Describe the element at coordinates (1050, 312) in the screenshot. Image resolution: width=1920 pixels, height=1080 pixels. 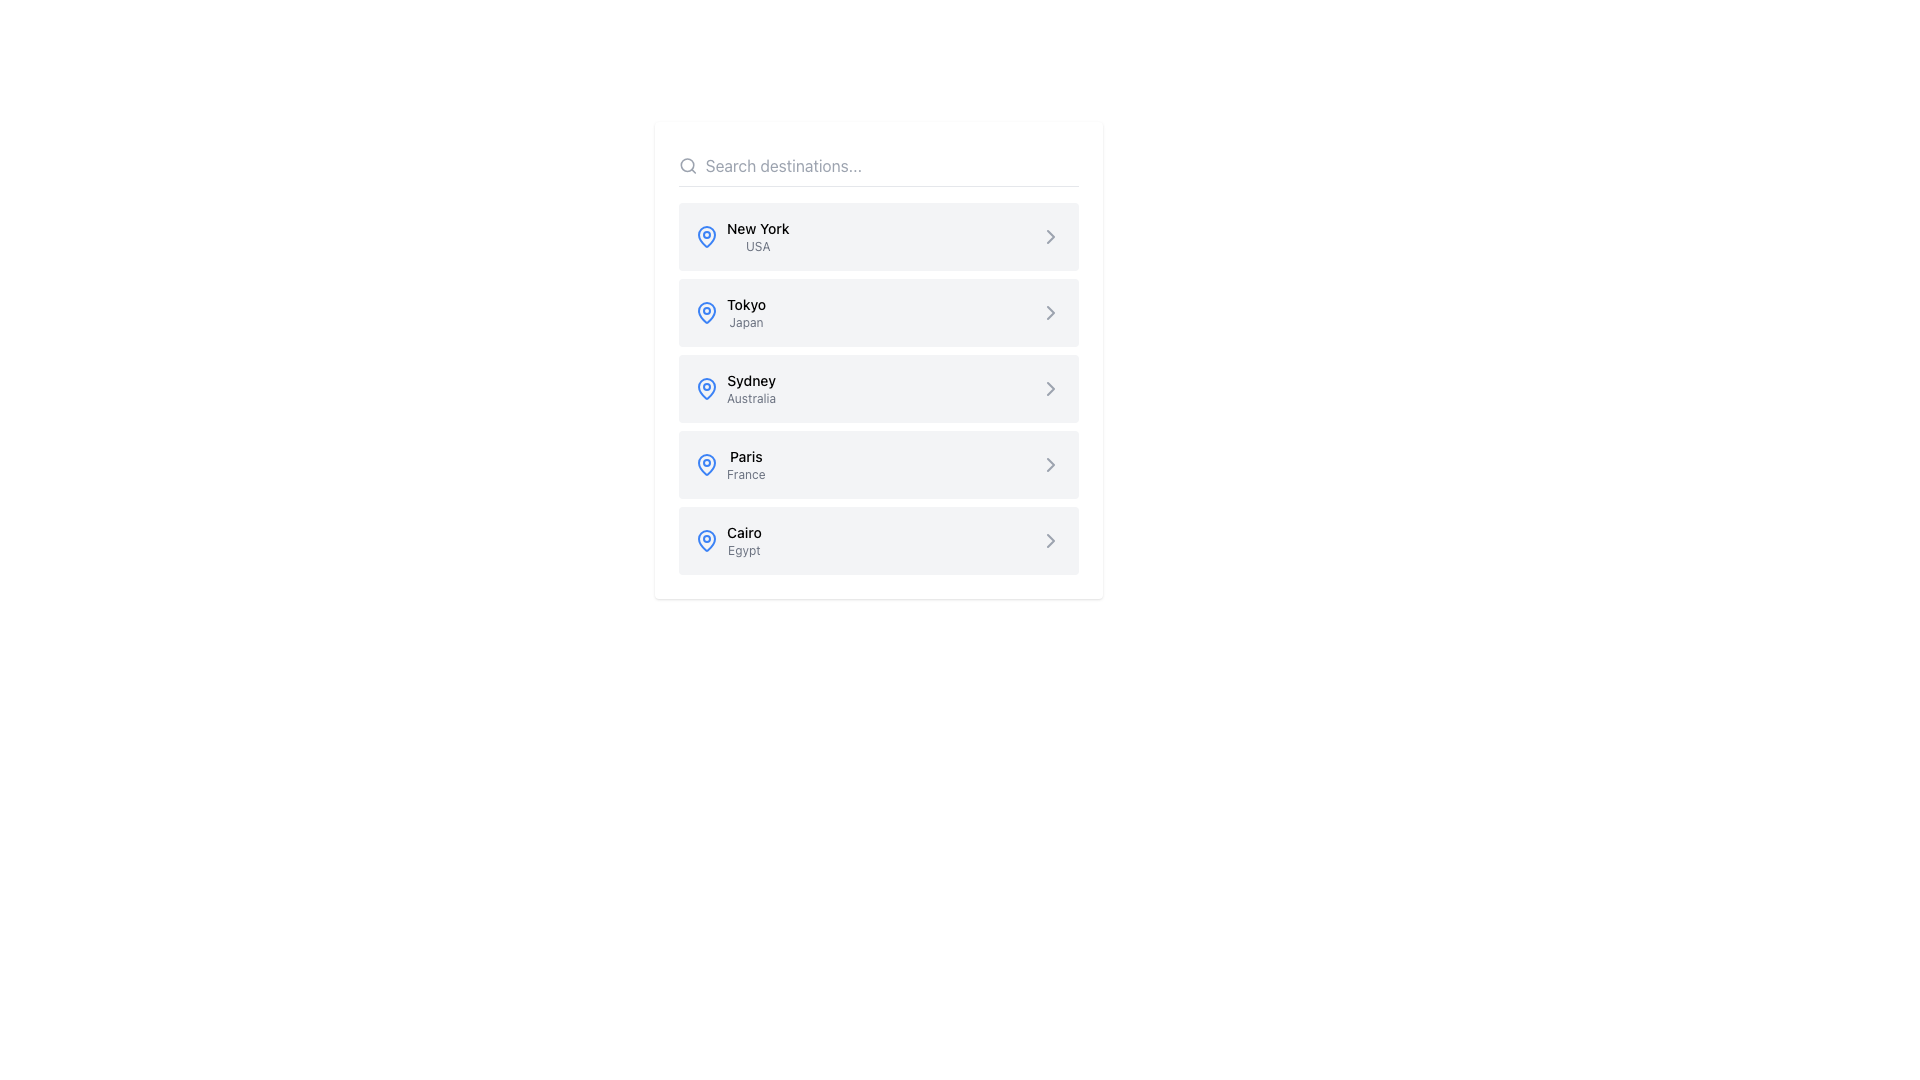
I see `the chevron icon located at the right end of the 'Tokyo - Japan' list item` at that location.